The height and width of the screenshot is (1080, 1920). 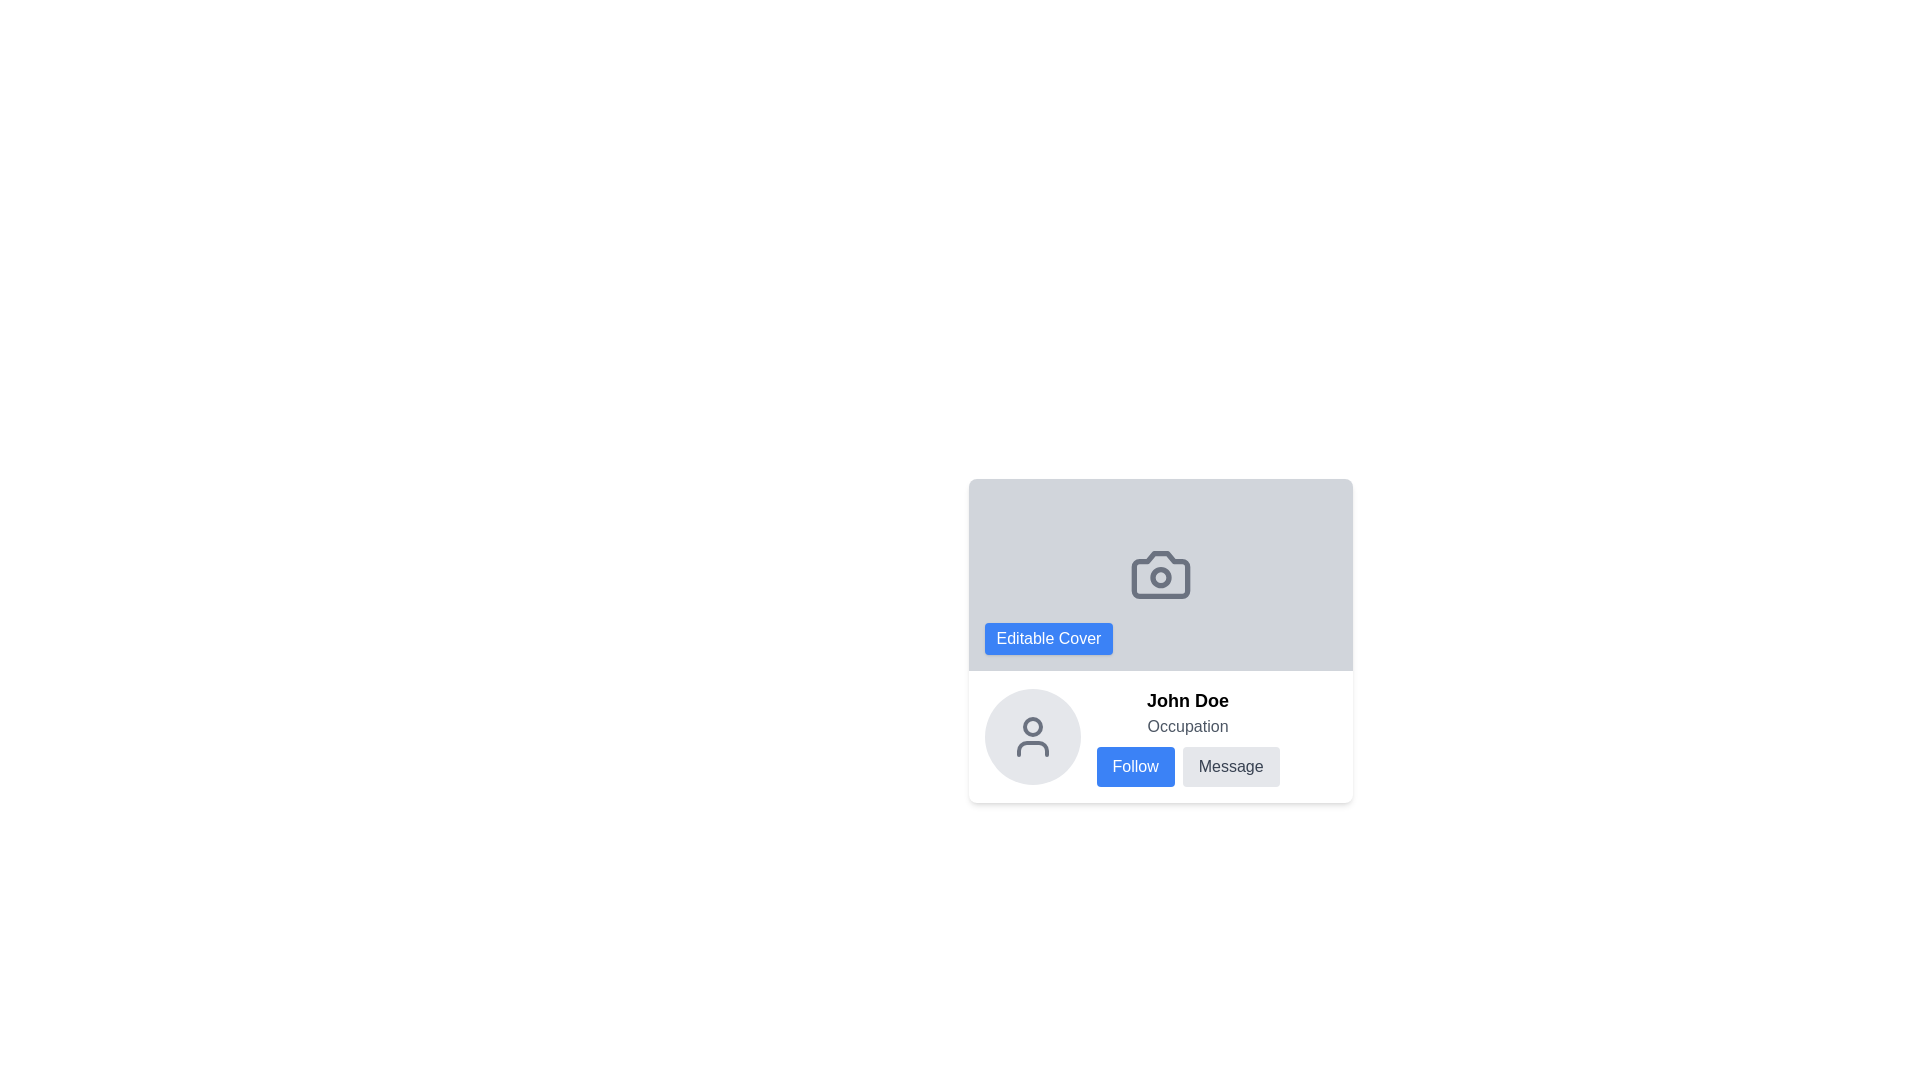 What do you see at coordinates (1135, 766) in the screenshot?
I see `the 'Follow' button with a blue background and white text, which is the first button in a horizontal group located below the profile details` at bounding box center [1135, 766].